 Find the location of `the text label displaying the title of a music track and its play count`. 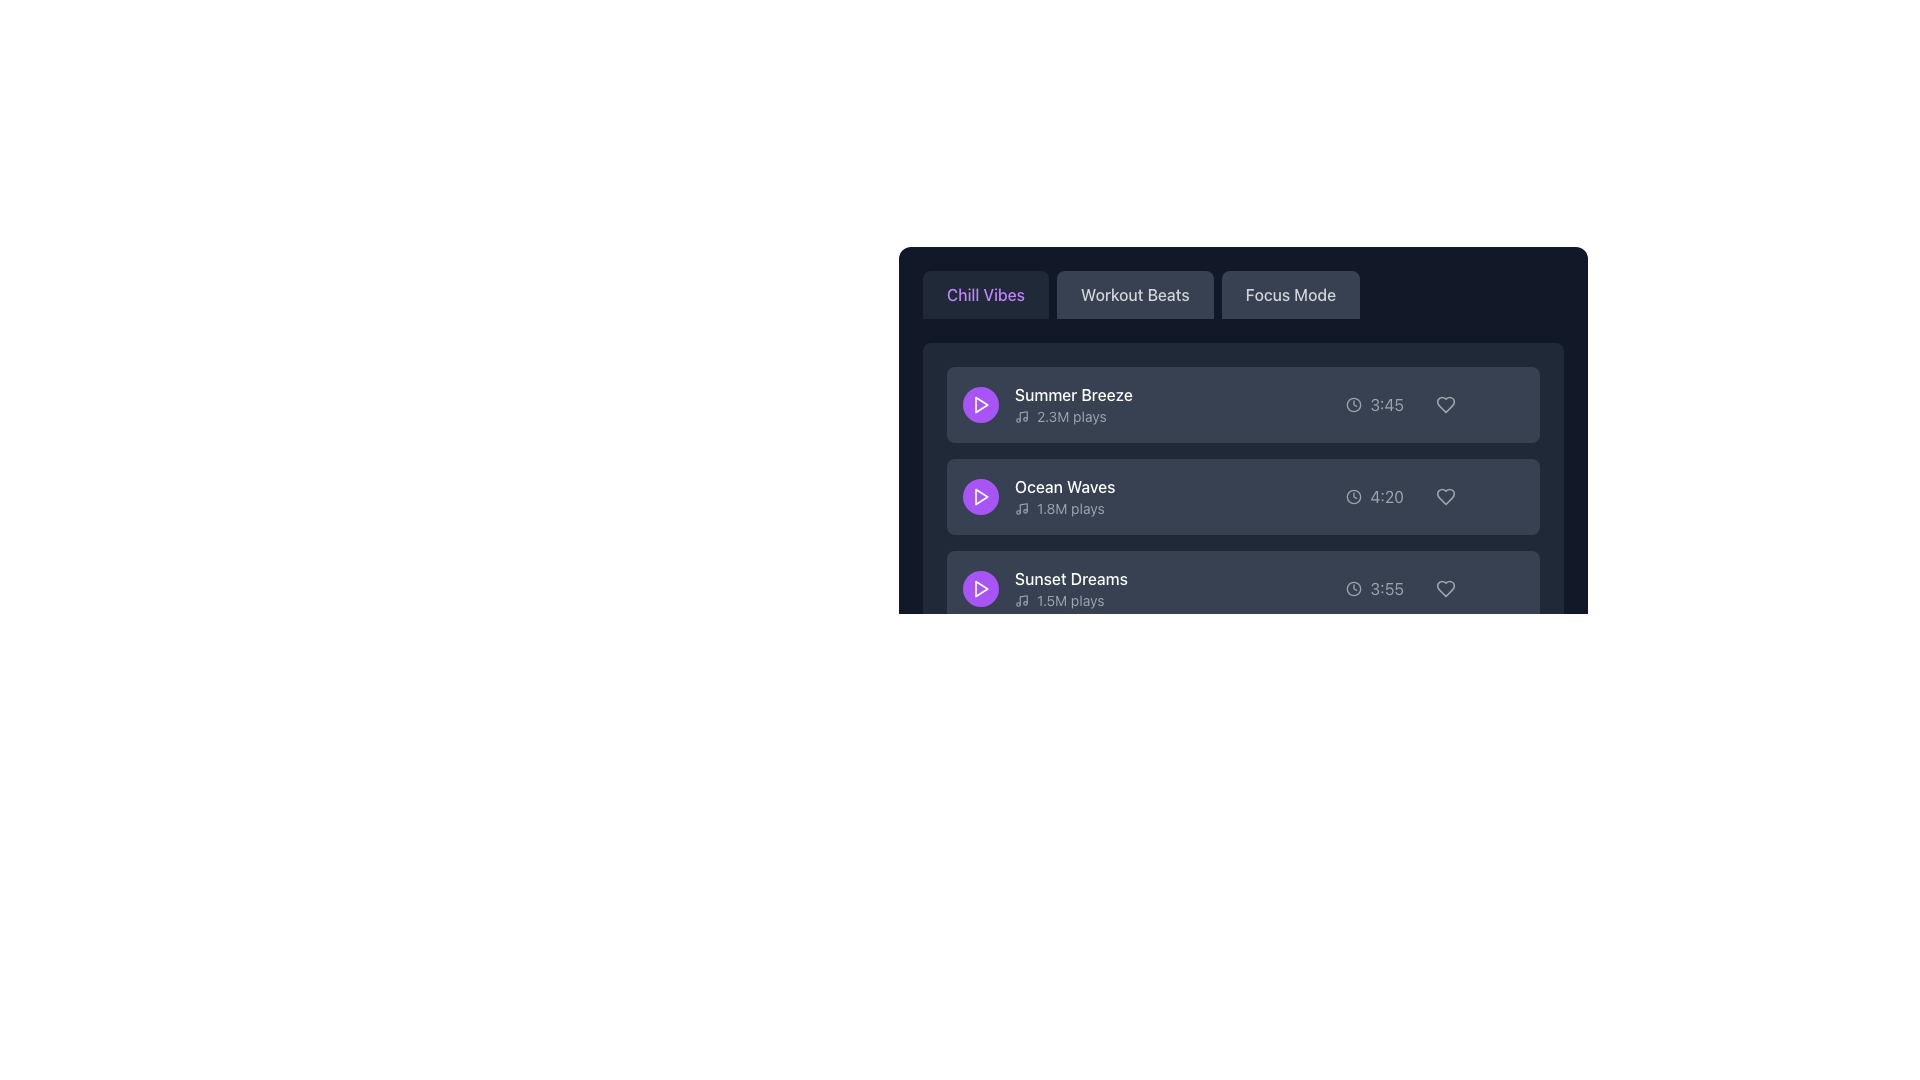

the text label displaying the title of a music track and its play count is located at coordinates (1039, 496).